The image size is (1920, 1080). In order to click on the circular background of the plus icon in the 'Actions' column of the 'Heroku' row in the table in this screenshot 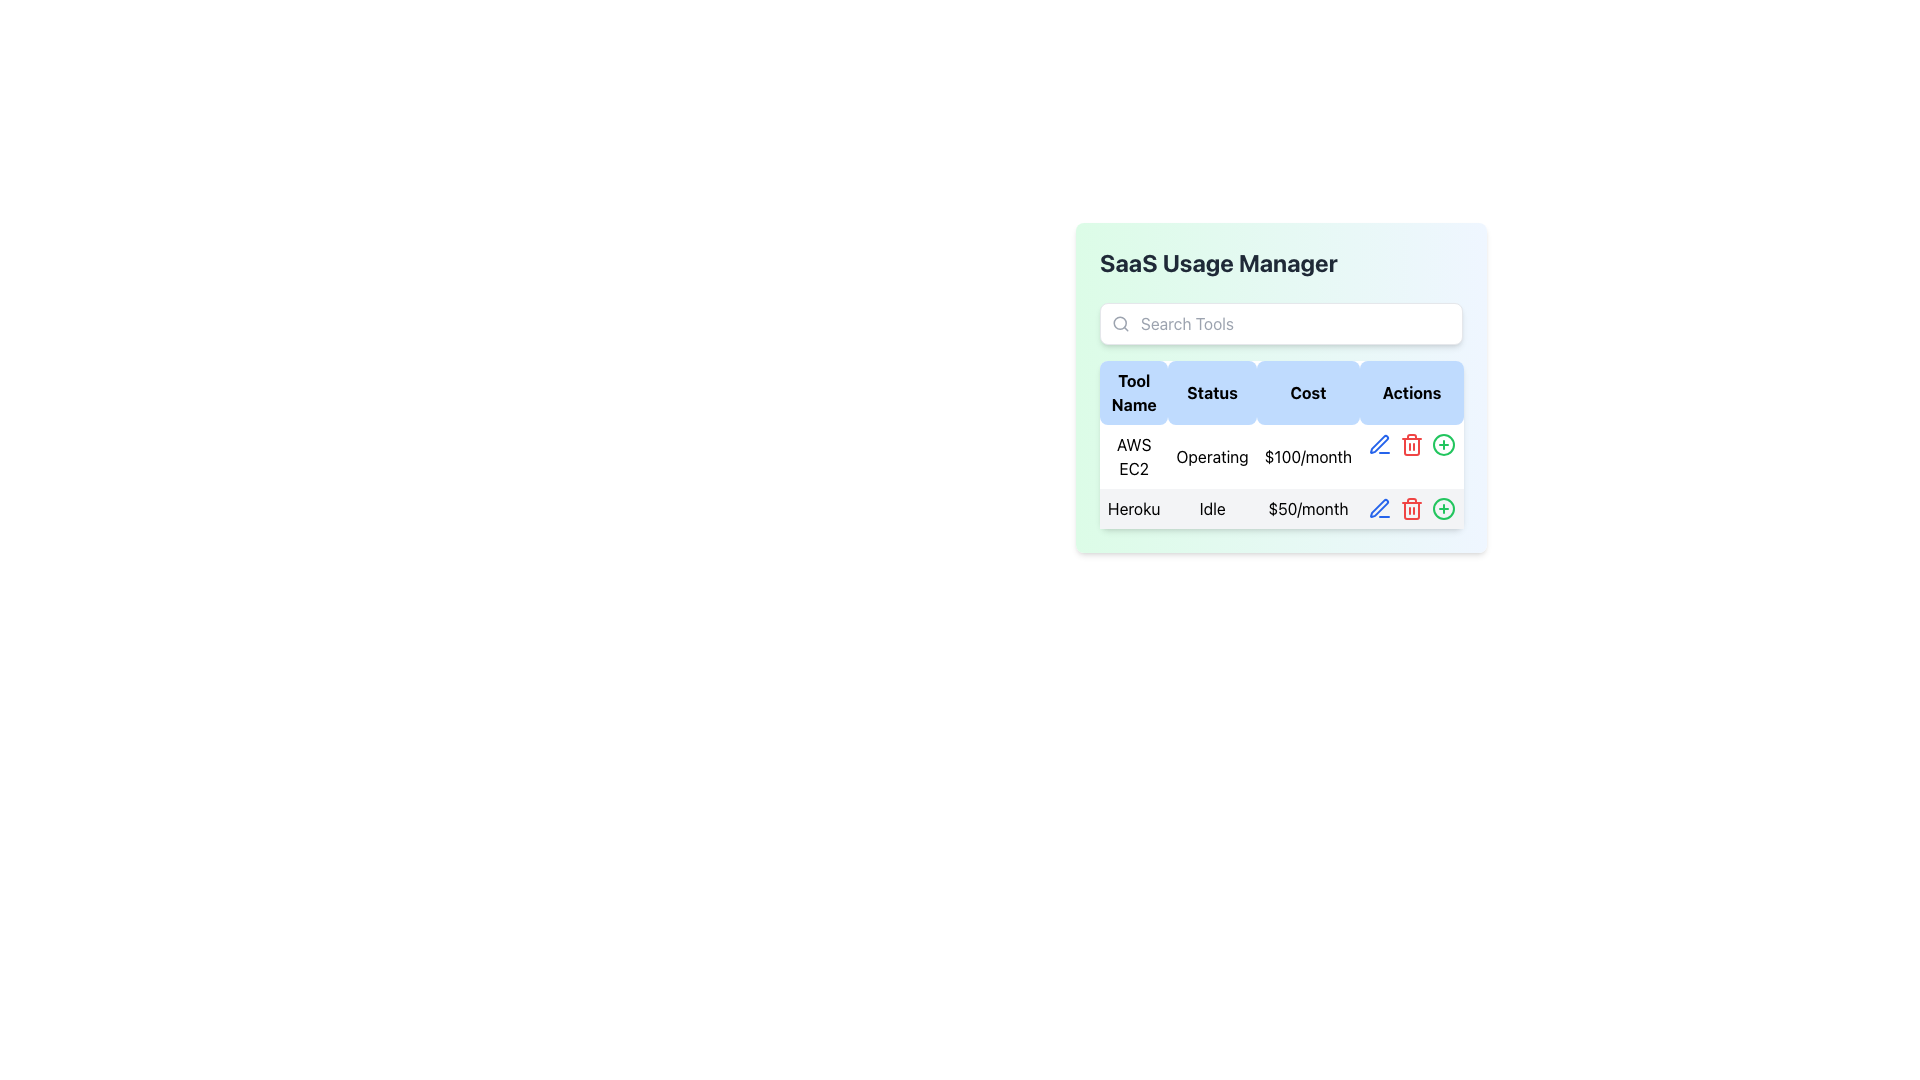, I will do `click(1444, 443)`.